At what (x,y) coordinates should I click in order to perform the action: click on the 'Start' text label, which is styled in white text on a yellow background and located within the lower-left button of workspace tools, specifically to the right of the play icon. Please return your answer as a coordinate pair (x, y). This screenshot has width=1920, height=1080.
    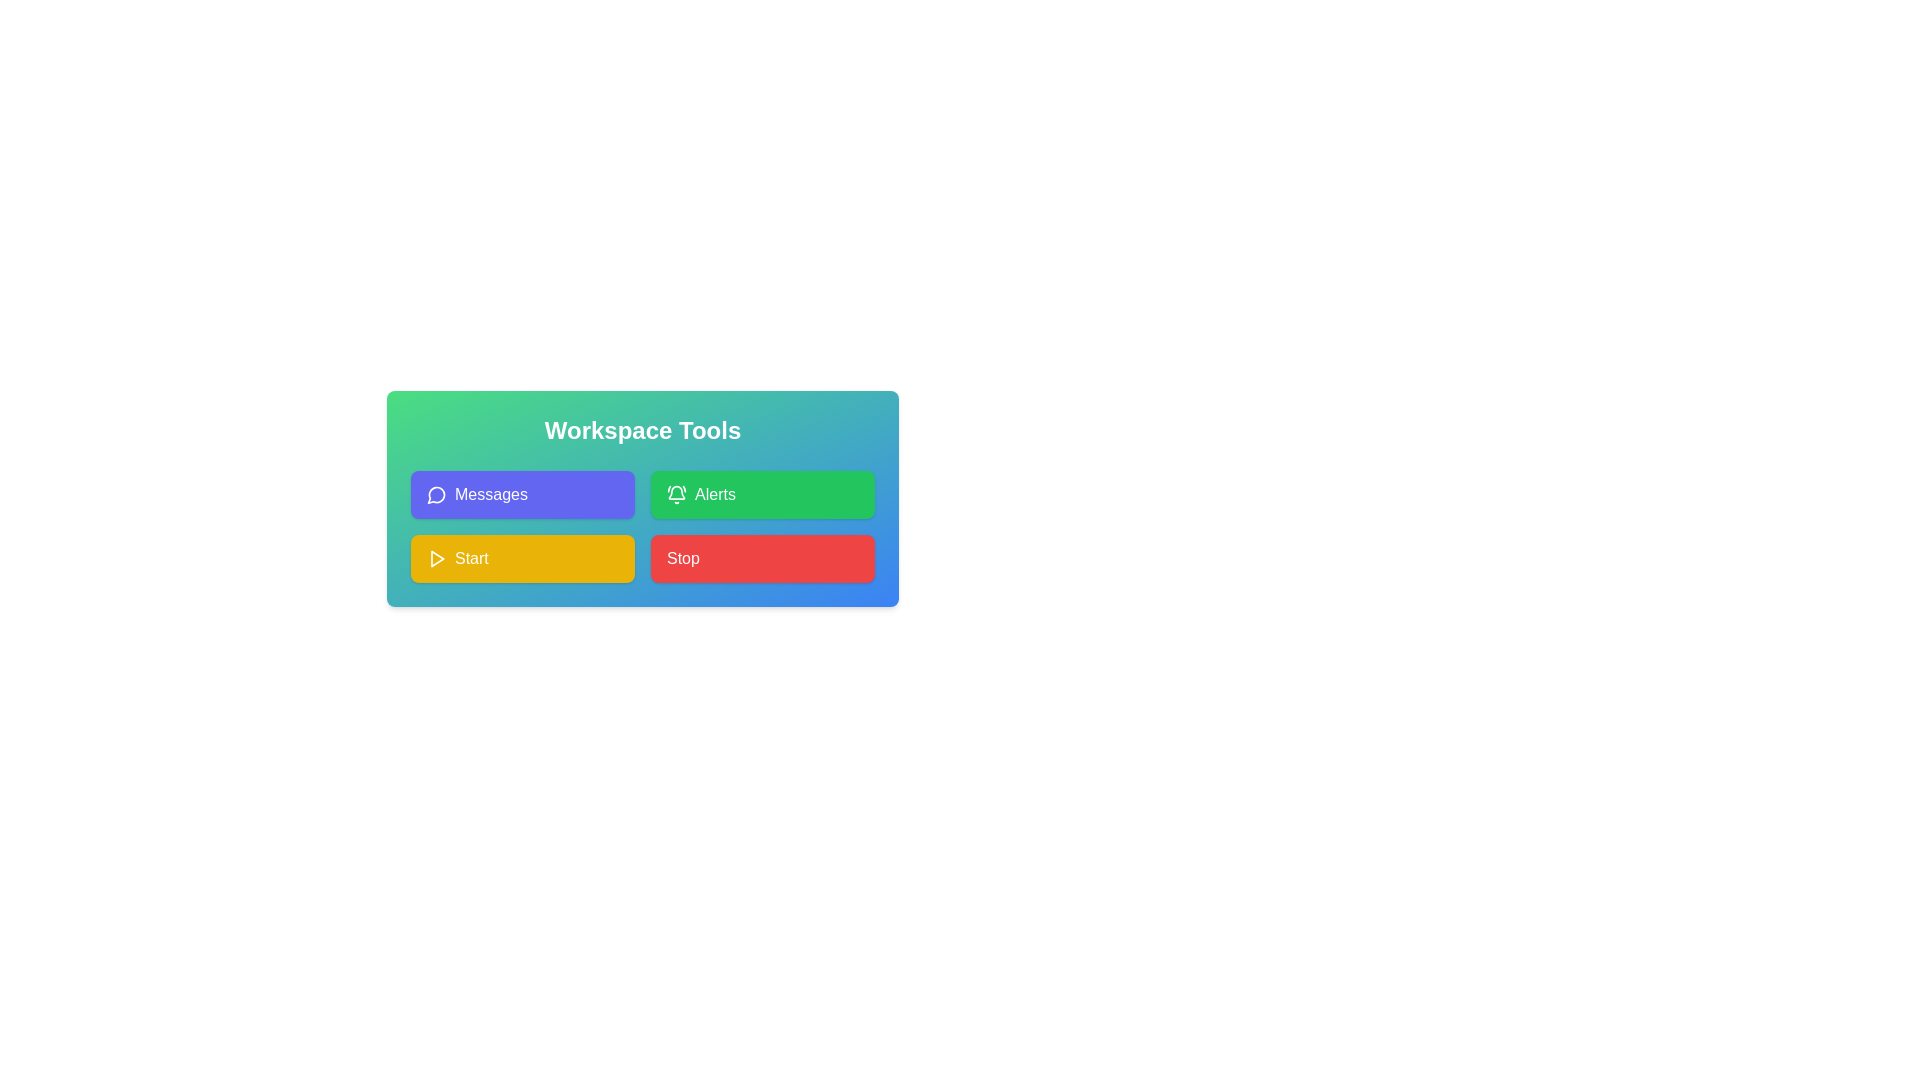
    Looking at the image, I should click on (470, 559).